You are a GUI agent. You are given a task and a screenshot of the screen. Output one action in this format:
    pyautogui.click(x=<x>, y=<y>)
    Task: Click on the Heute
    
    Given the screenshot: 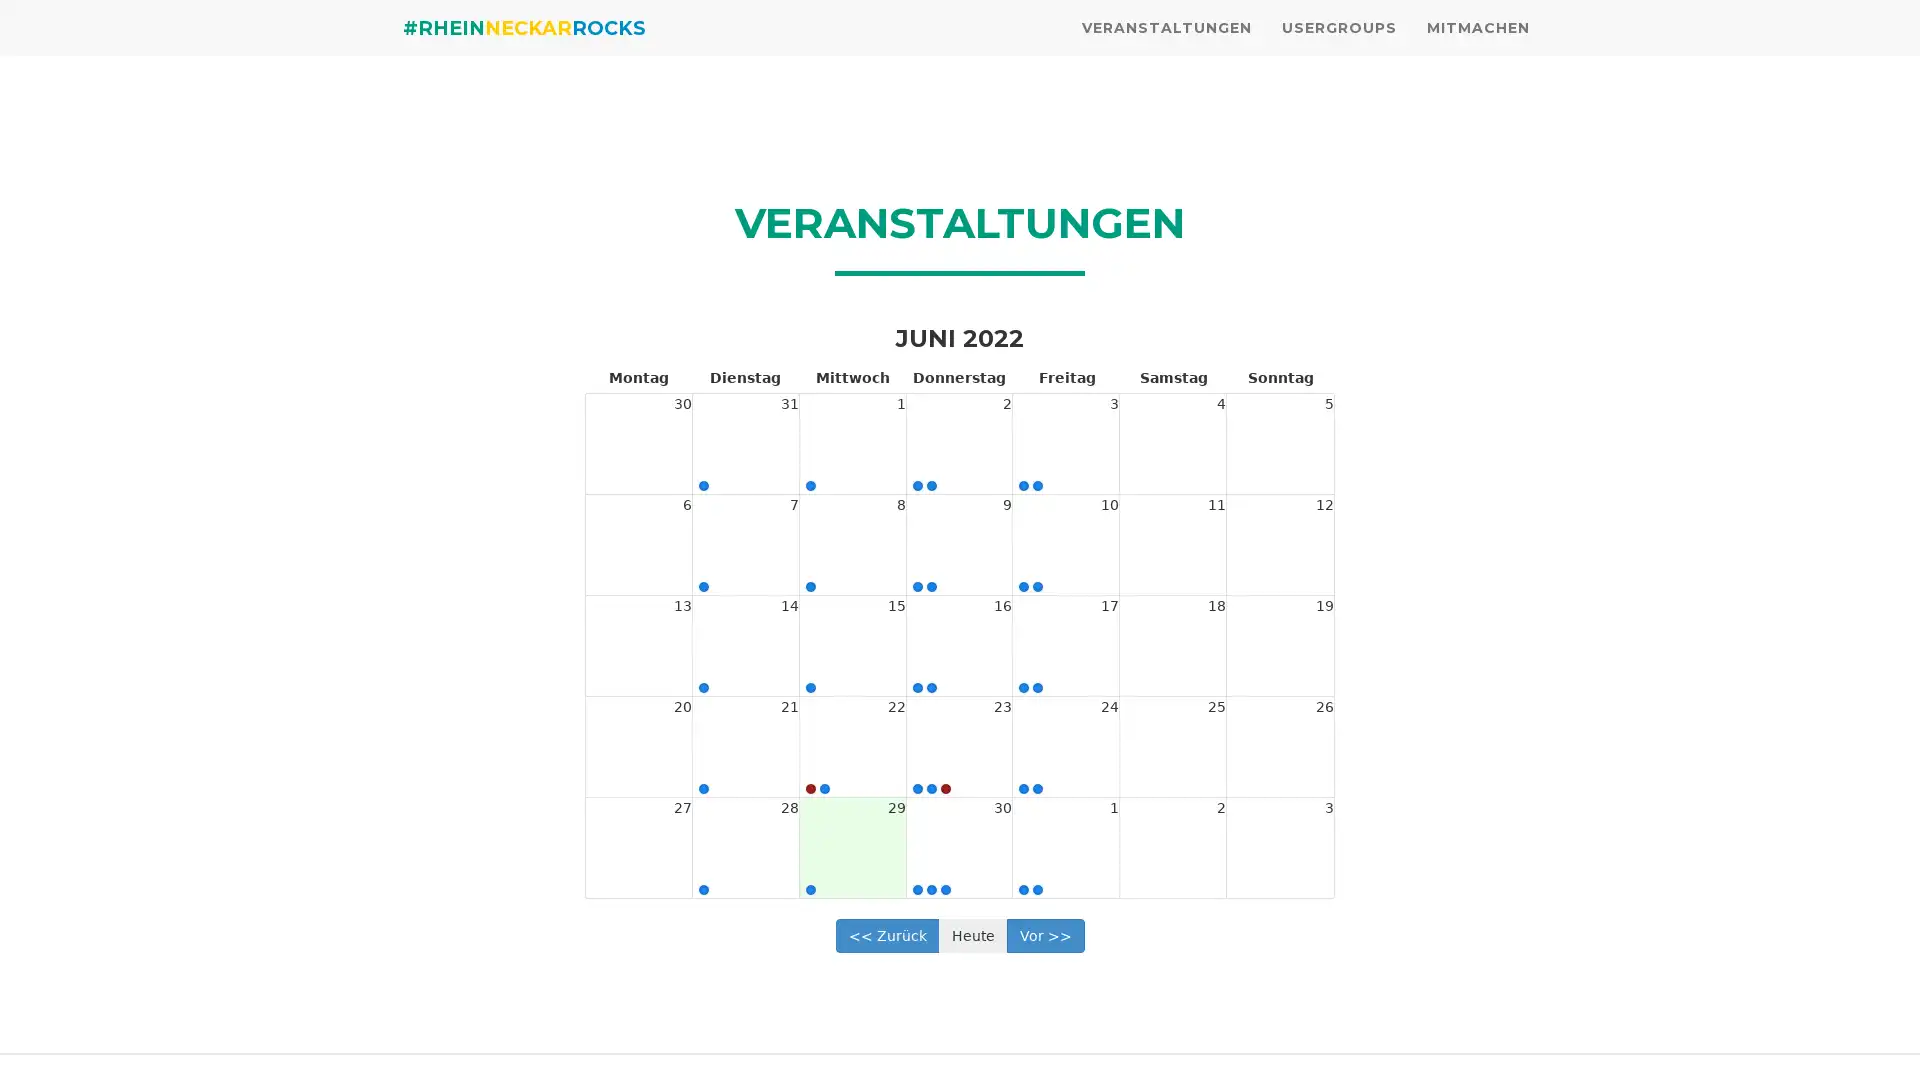 What is the action you would take?
    pyautogui.click(x=972, y=934)
    